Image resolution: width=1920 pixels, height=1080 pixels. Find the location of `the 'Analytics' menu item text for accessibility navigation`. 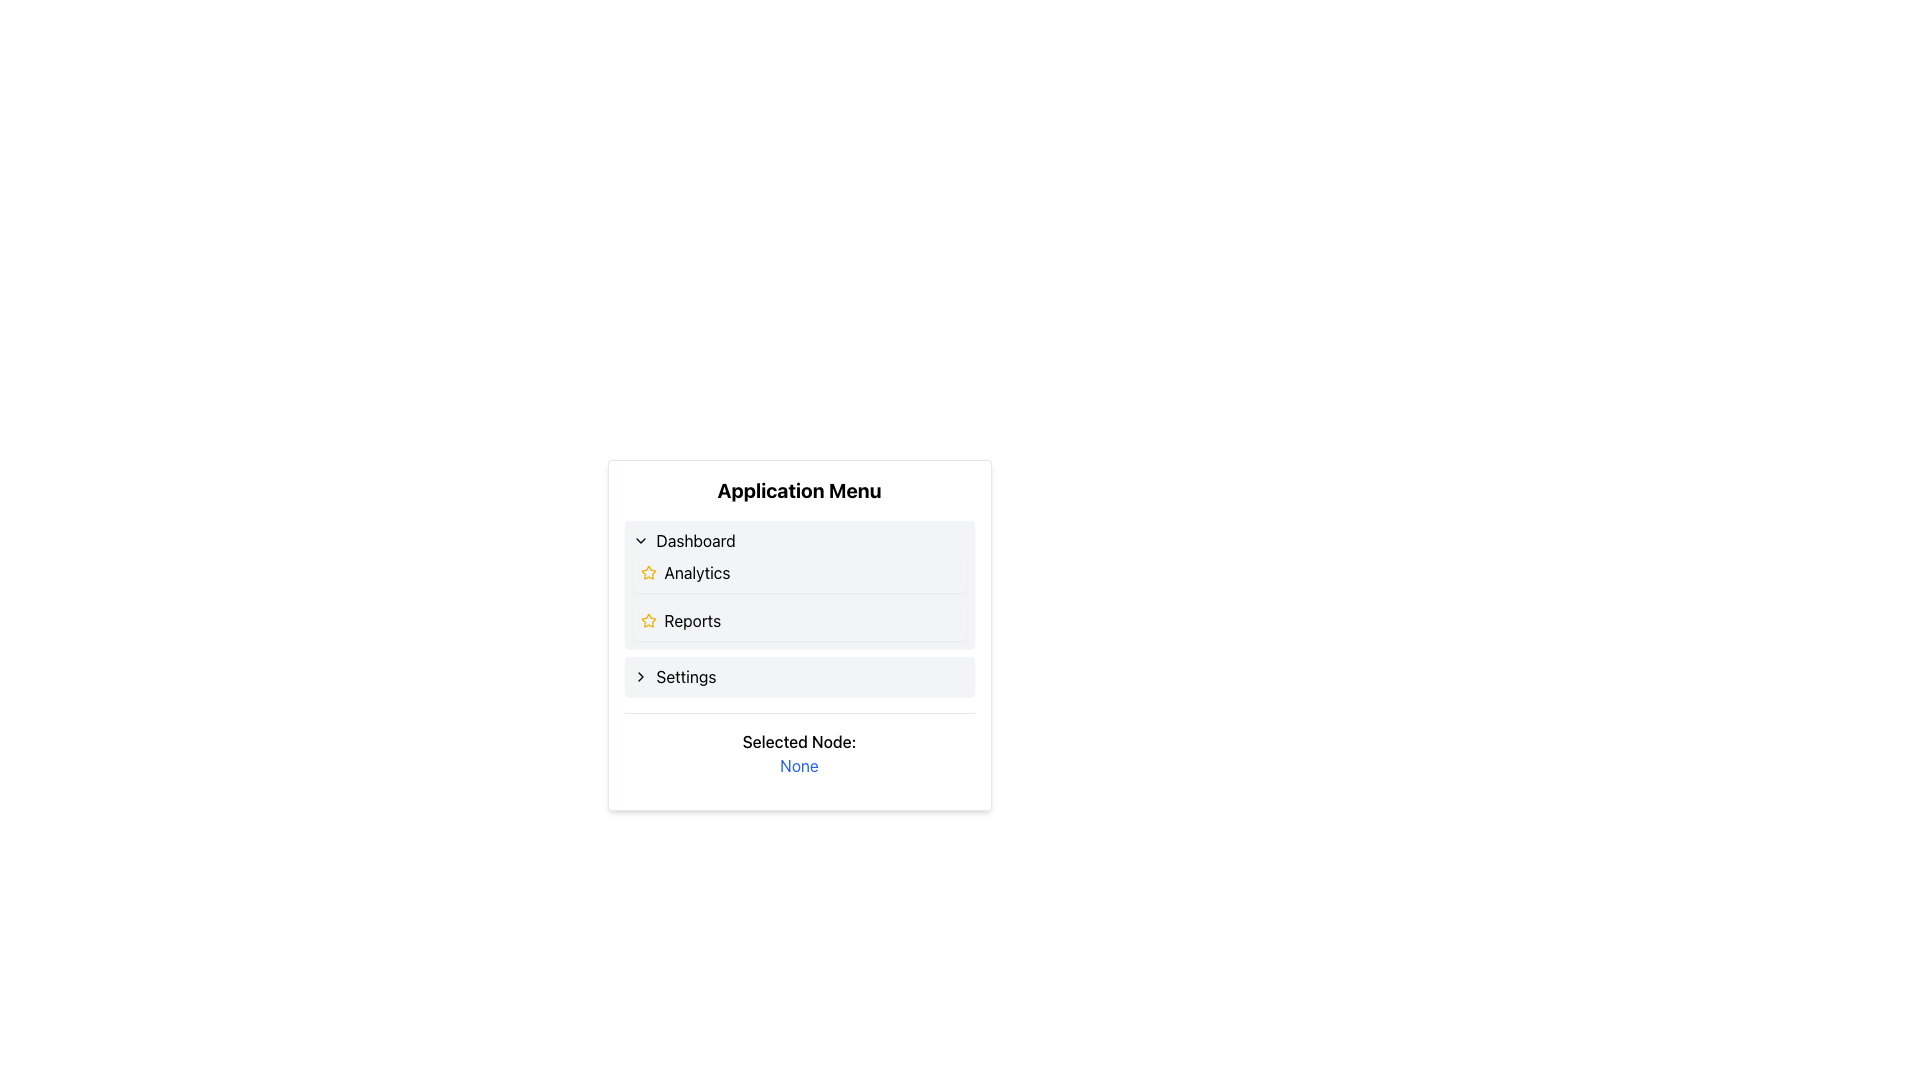

the 'Analytics' menu item text for accessibility navigation is located at coordinates (798, 573).